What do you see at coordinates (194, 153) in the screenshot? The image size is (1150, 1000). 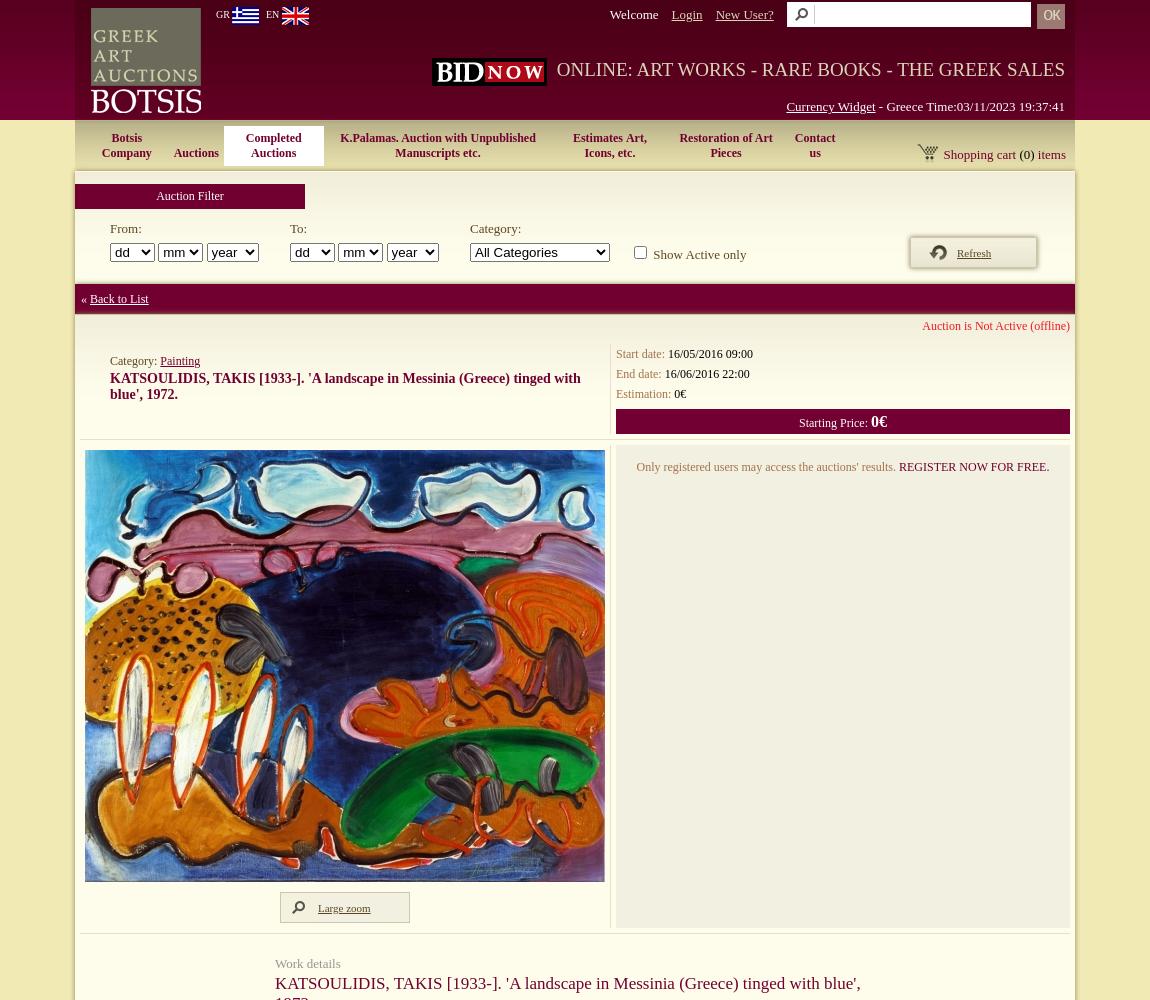 I see `'Auctions'` at bounding box center [194, 153].